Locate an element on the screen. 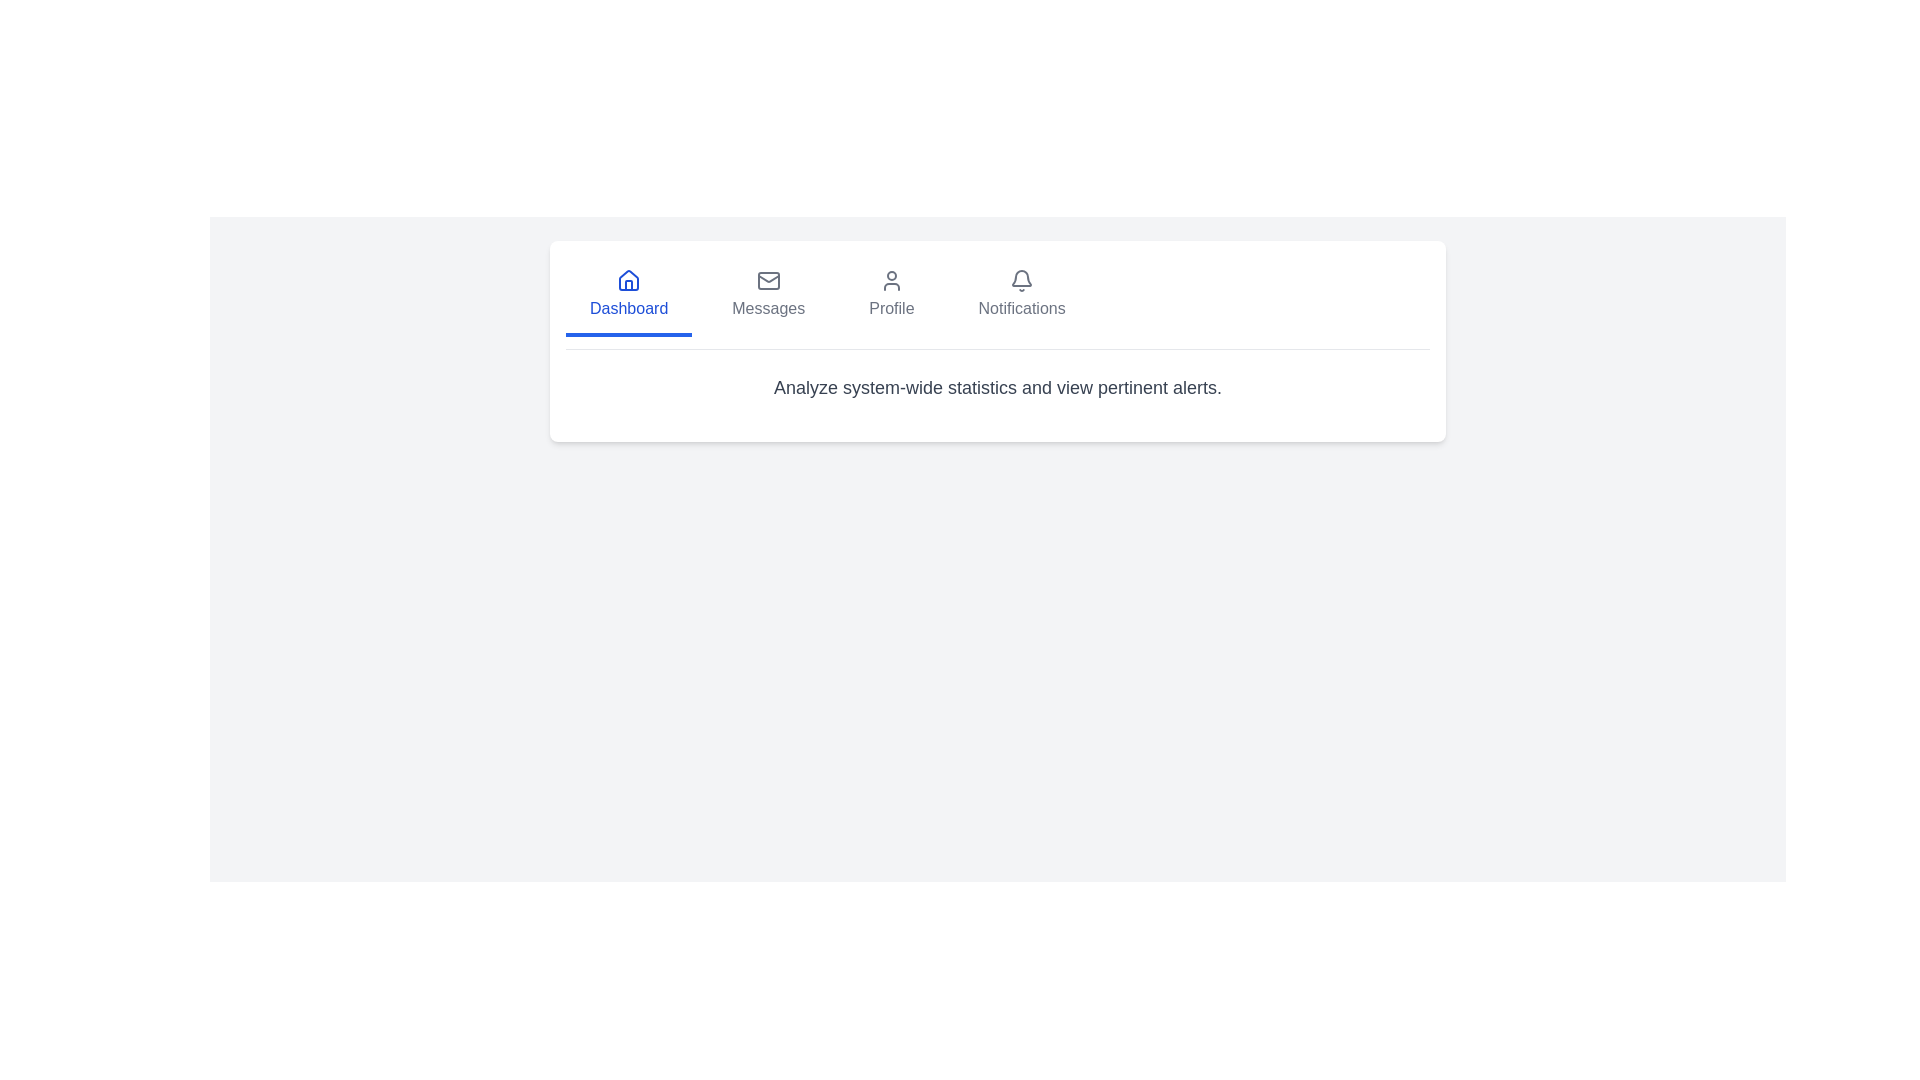  the Notifications tab to activate it is located at coordinates (1022, 297).